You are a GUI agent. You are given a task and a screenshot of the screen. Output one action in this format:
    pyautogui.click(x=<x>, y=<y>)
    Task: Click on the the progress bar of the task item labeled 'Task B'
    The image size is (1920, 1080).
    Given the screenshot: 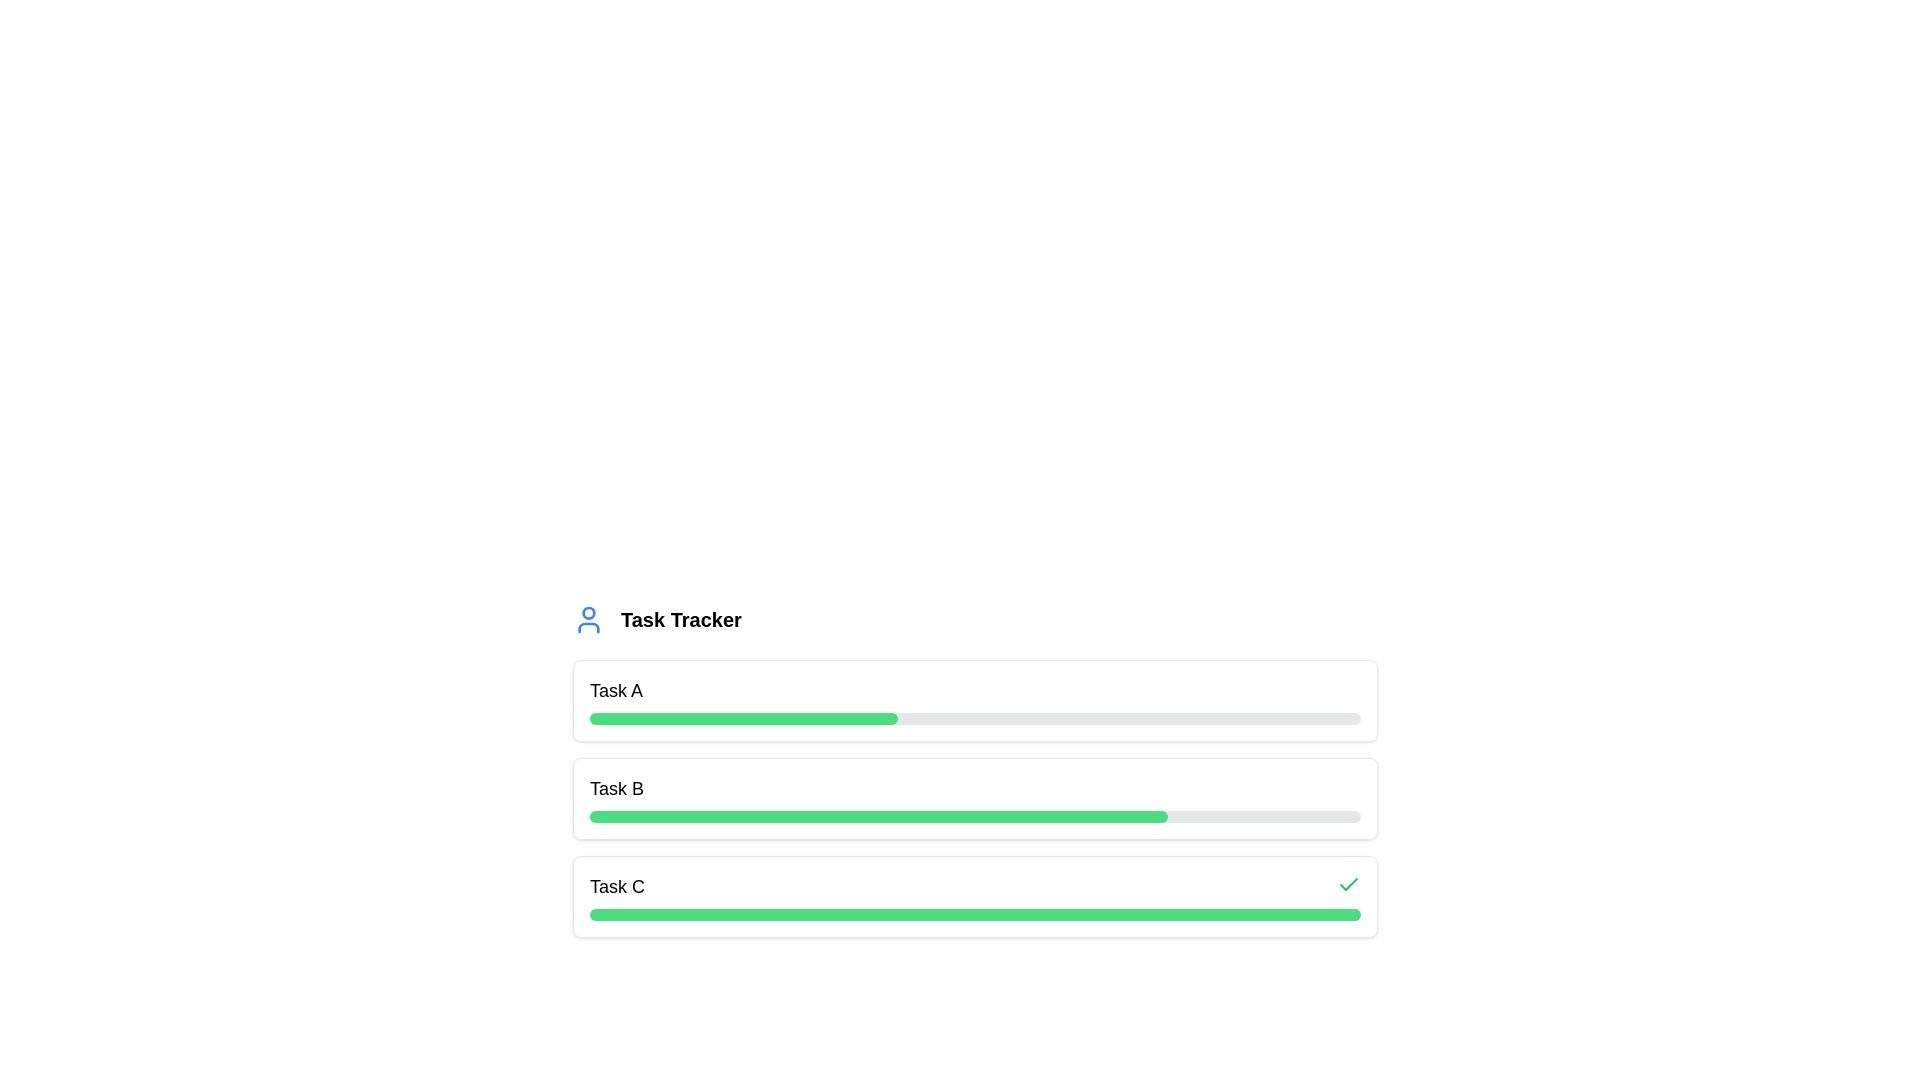 What is the action you would take?
    pyautogui.click(x=975, y=797)
    